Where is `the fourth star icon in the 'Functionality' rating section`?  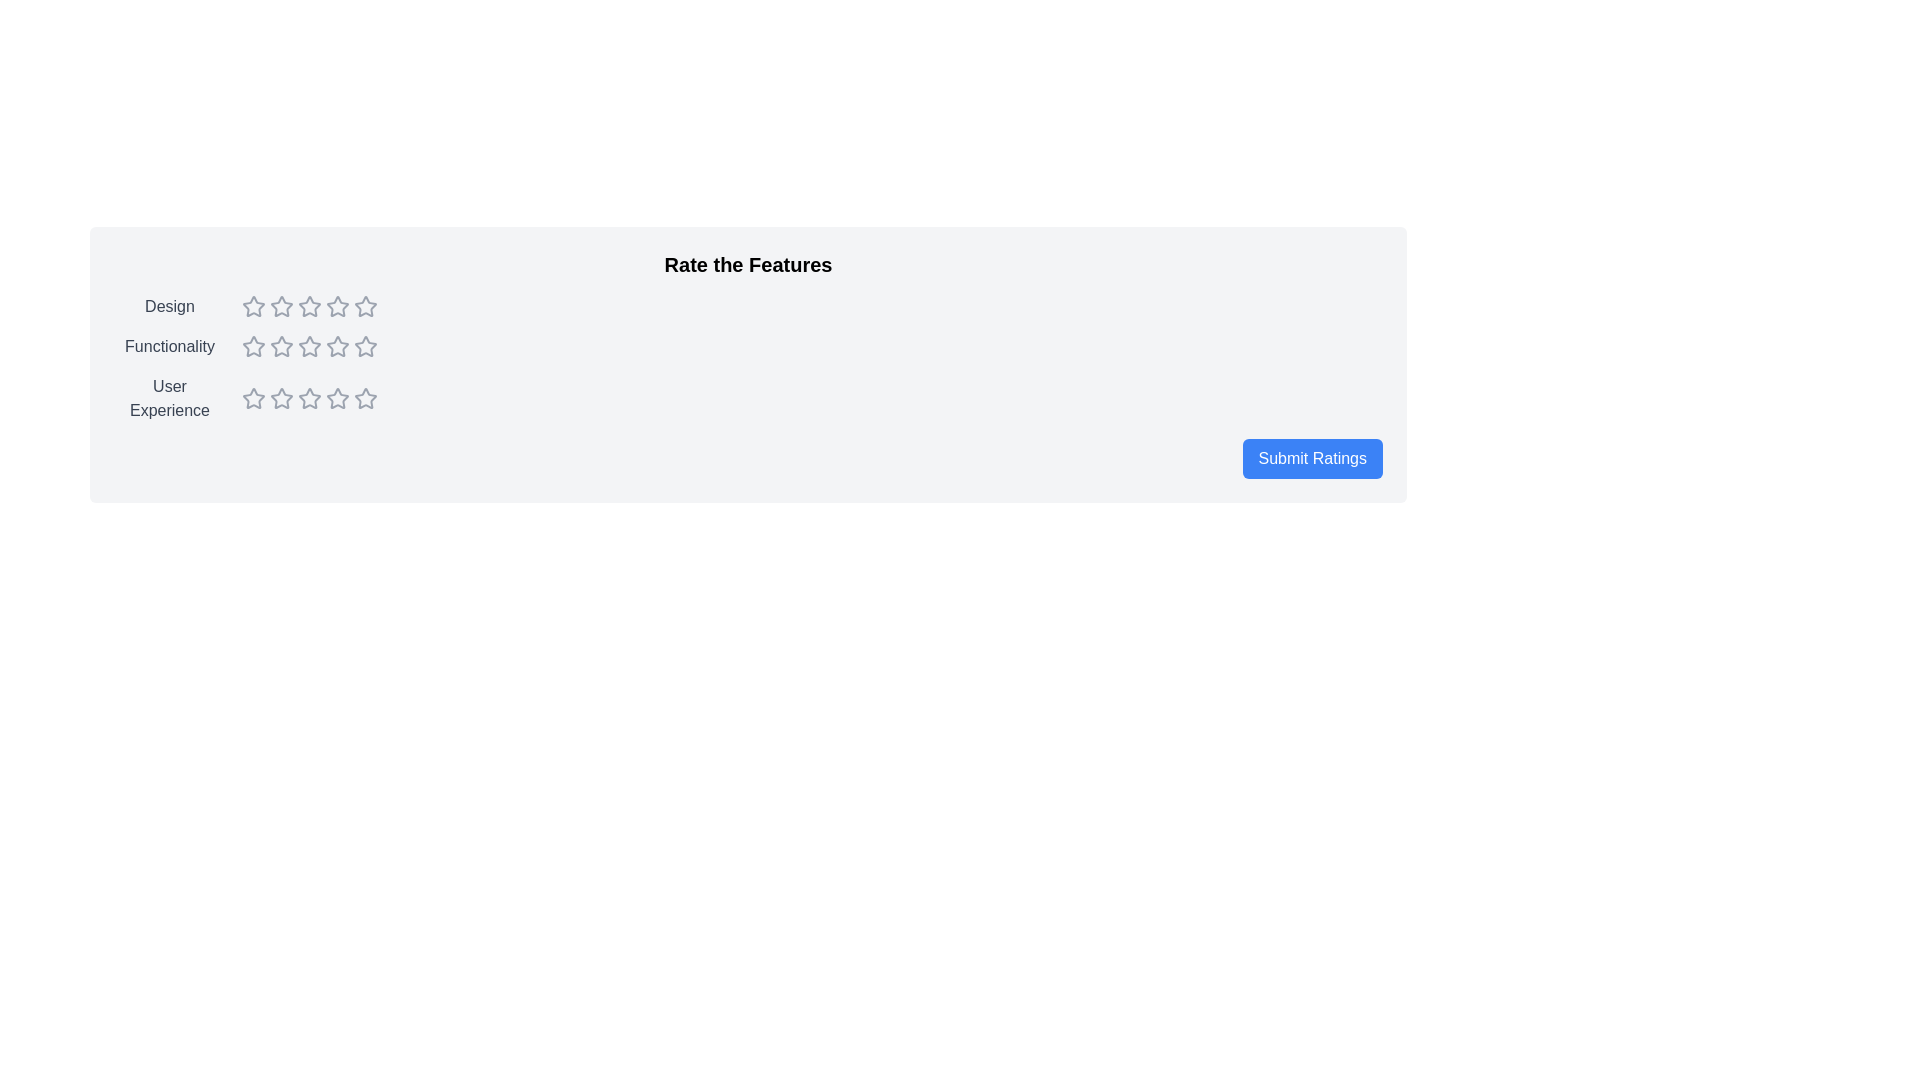 the fourth star icon in the 'Functionality' rating section is located at coordinates (337, 346).